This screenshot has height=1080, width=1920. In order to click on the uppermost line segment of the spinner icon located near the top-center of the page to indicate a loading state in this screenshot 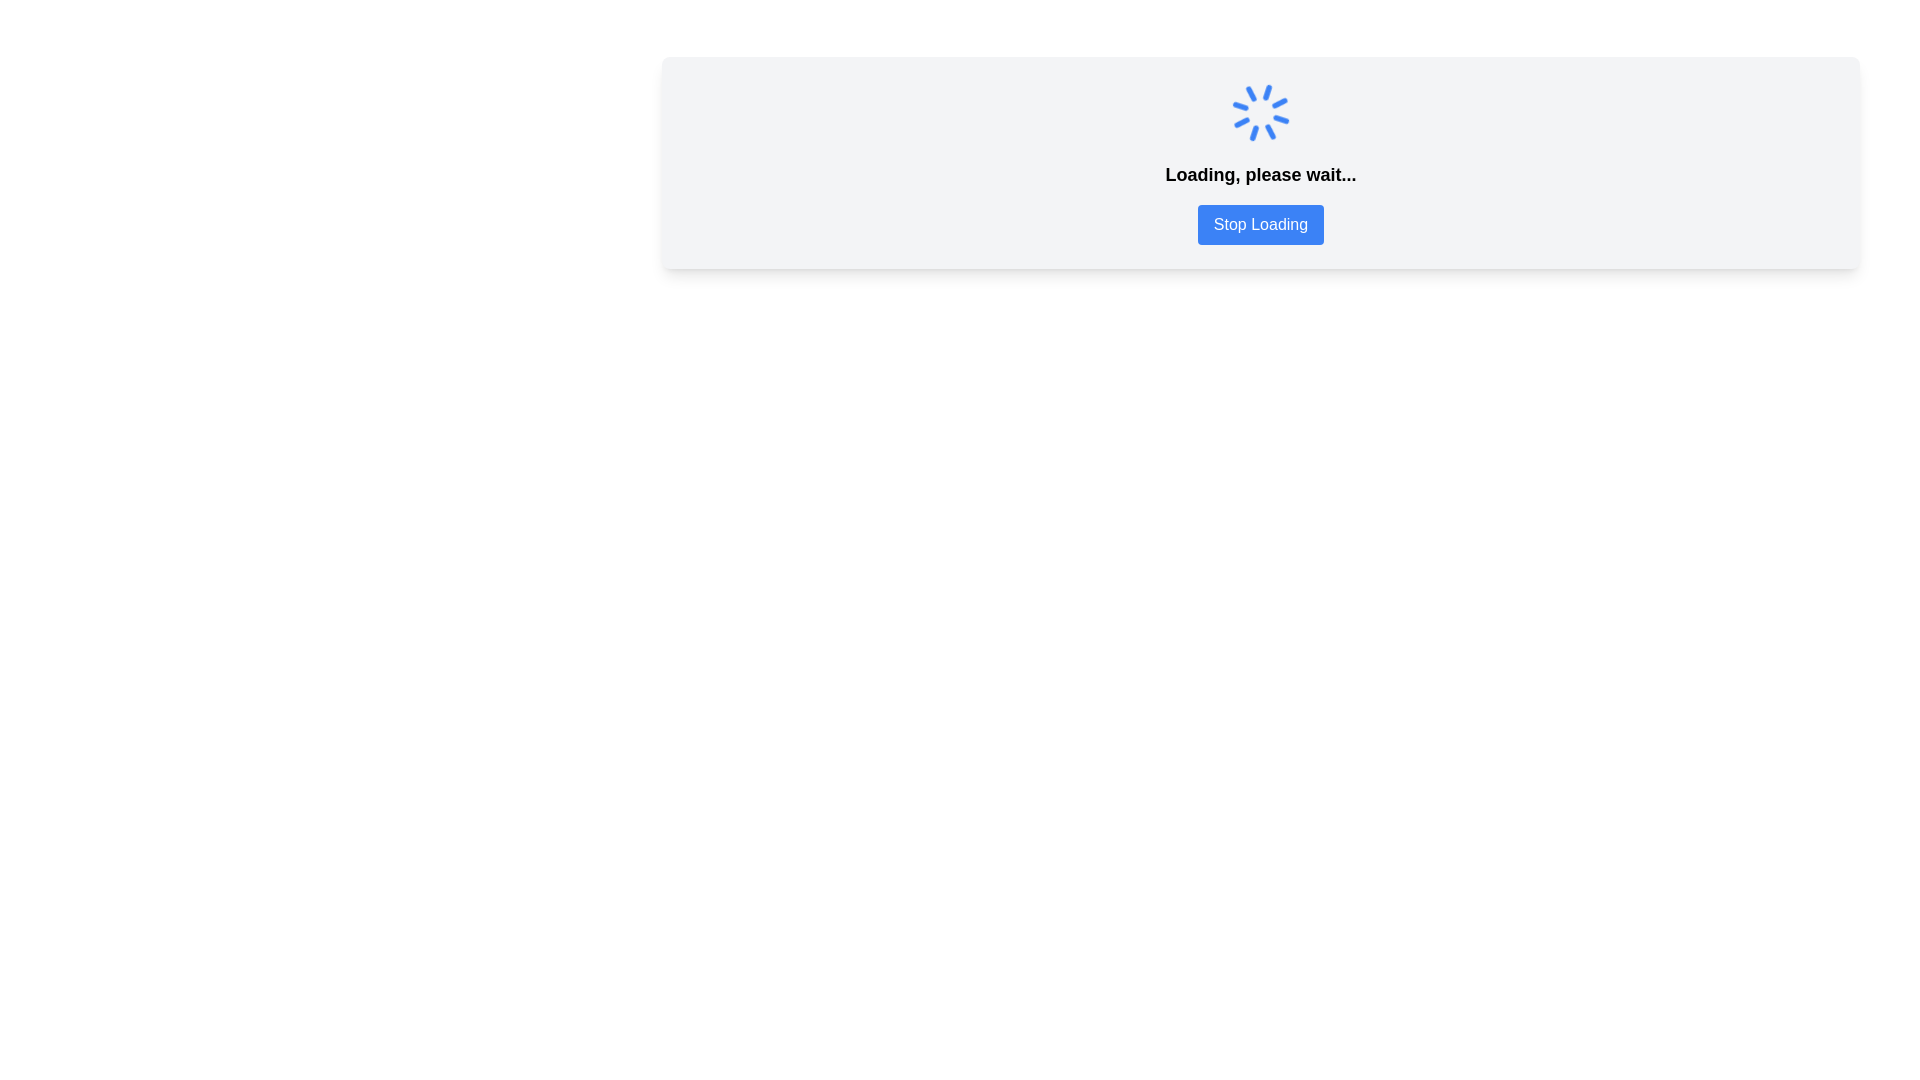, I will do `click(1268, 132)`.